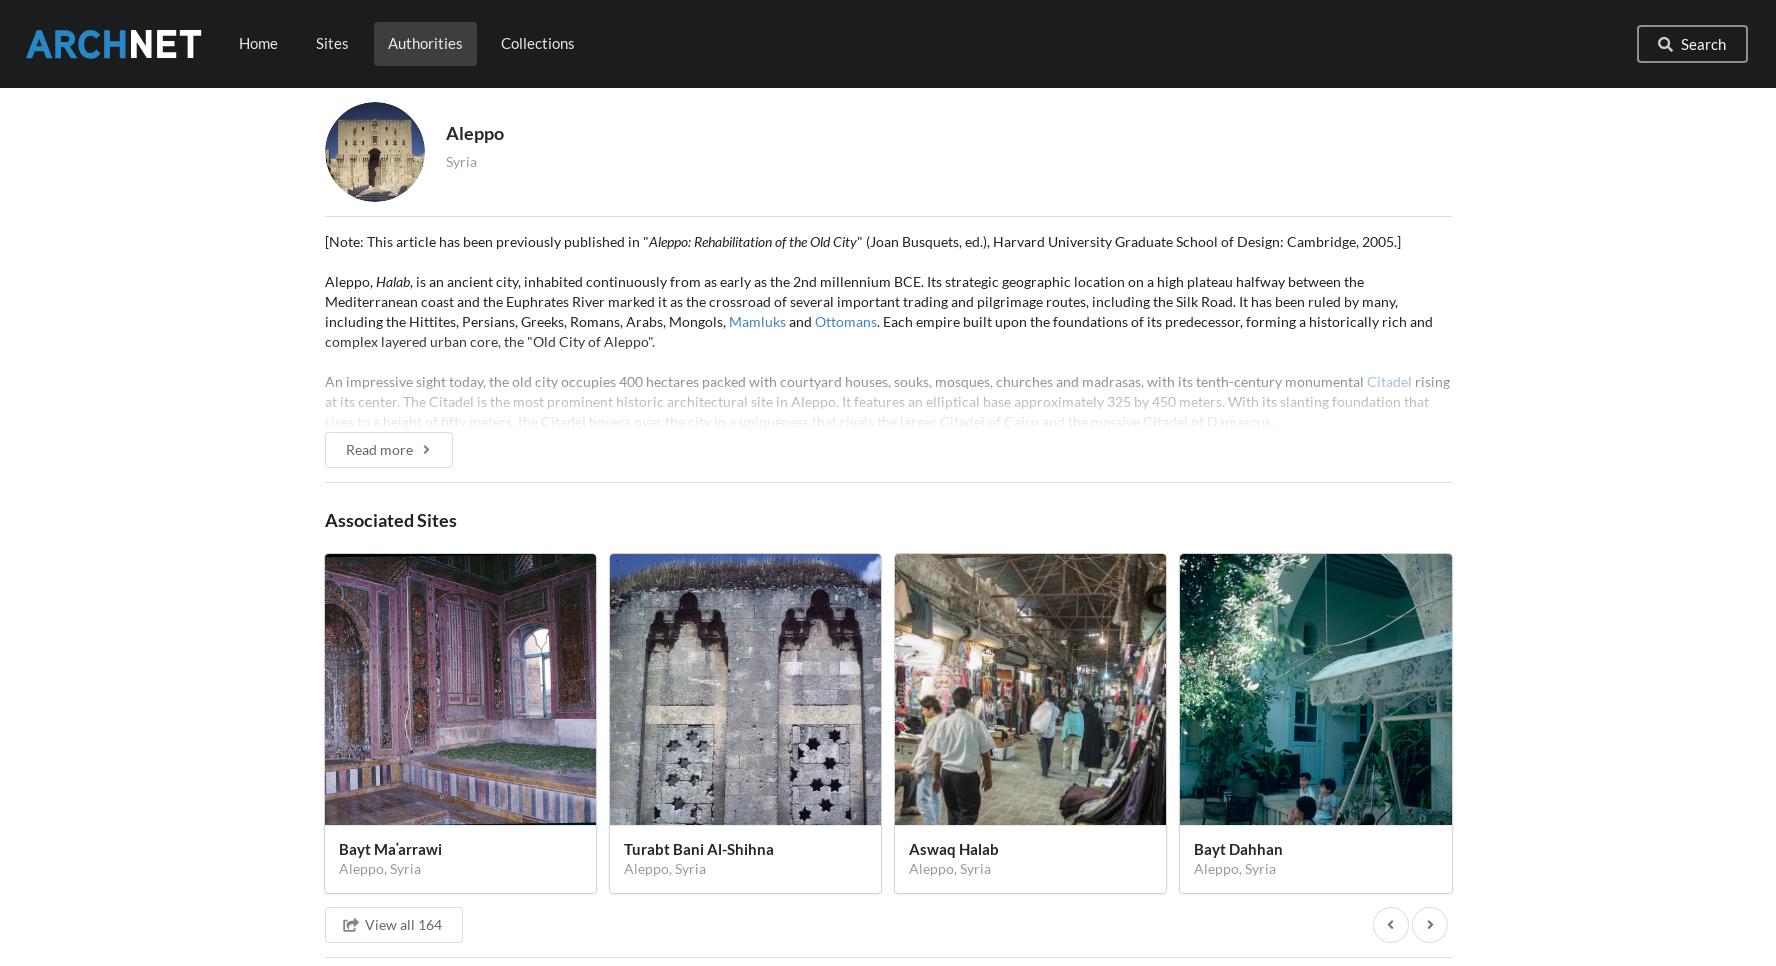  Describe the element at coordinates (845, 380) in the screenshot. I see `'An impressive sight today, the old city occupies 400 hectares packed with courtyard houses, souks, mosques, churches and madrasas, with its tenth-century monumental'` at that location.